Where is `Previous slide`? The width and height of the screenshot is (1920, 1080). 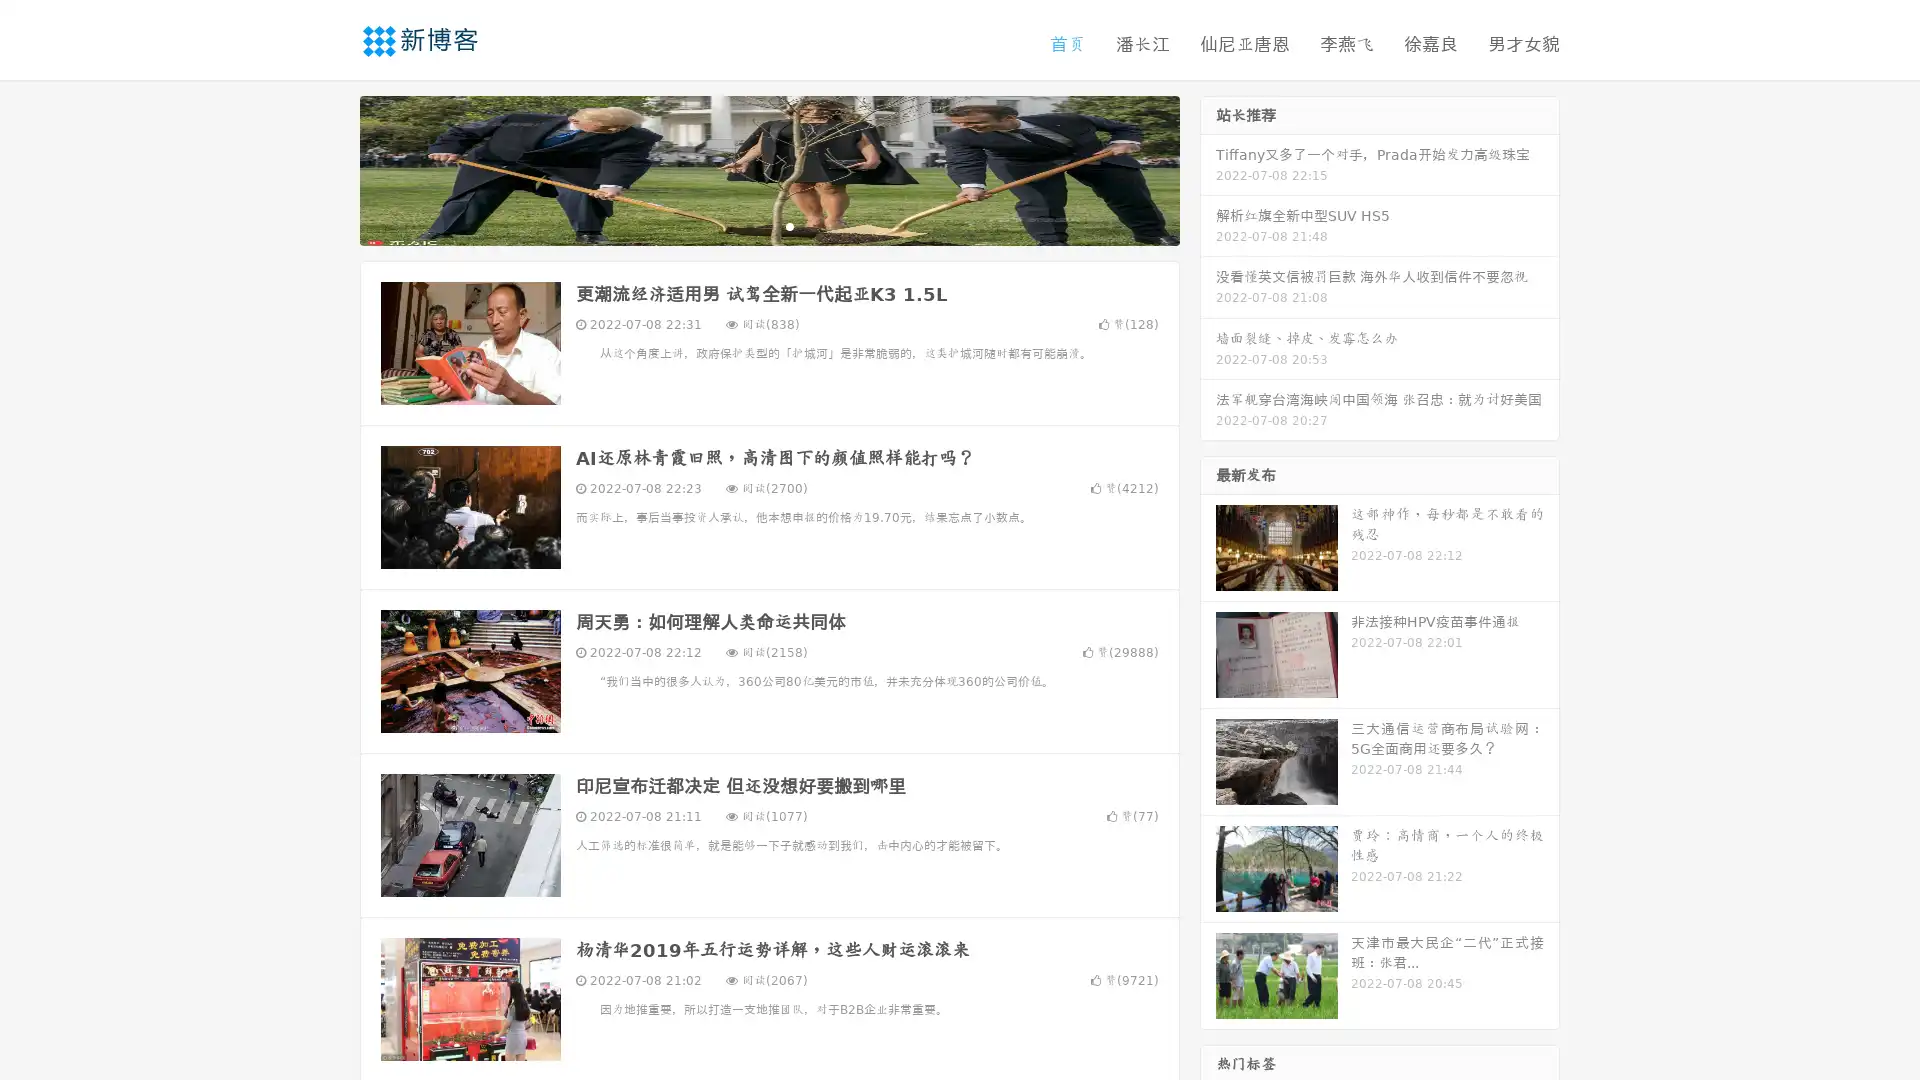
Previous slide is located at coordinates (330, 168).